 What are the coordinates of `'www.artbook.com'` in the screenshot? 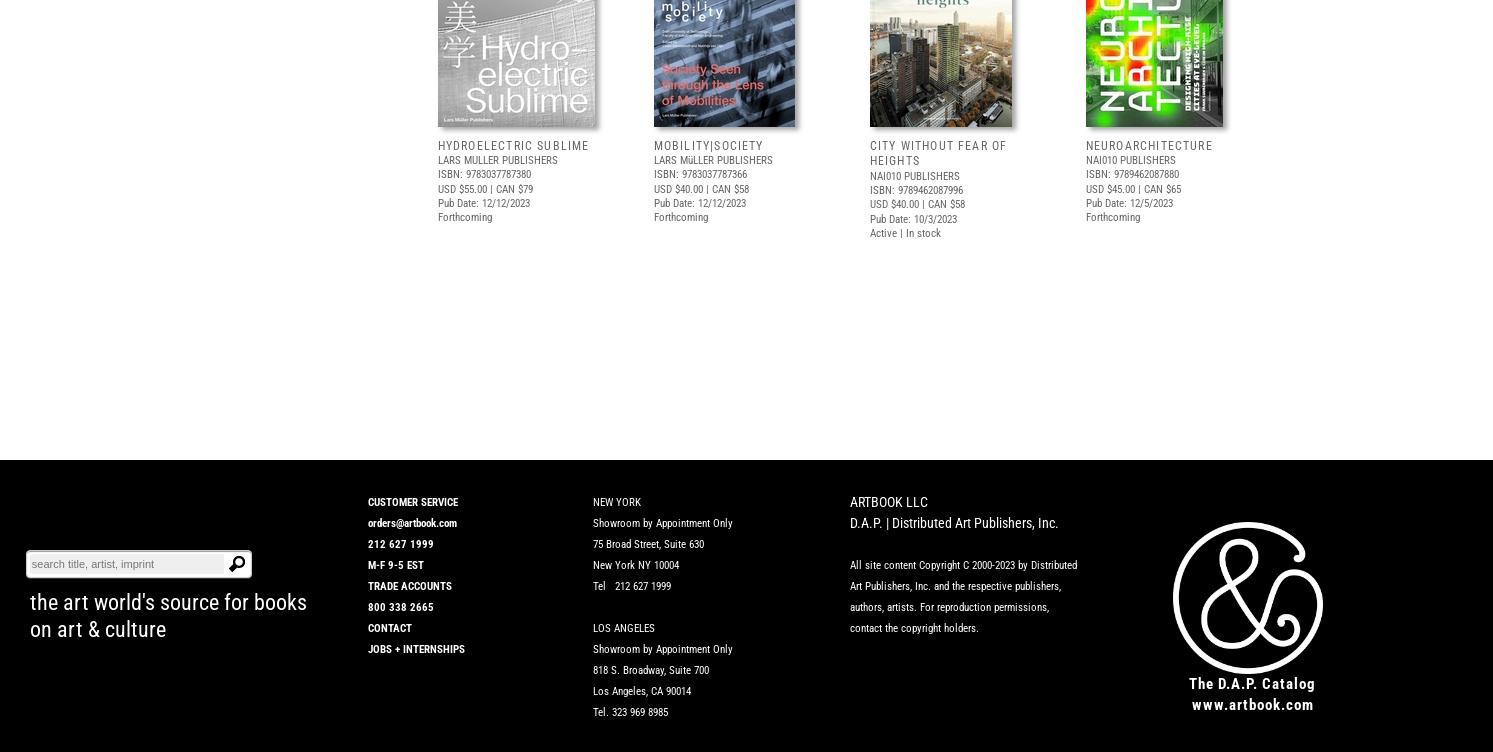 It's located at (1252, 703).